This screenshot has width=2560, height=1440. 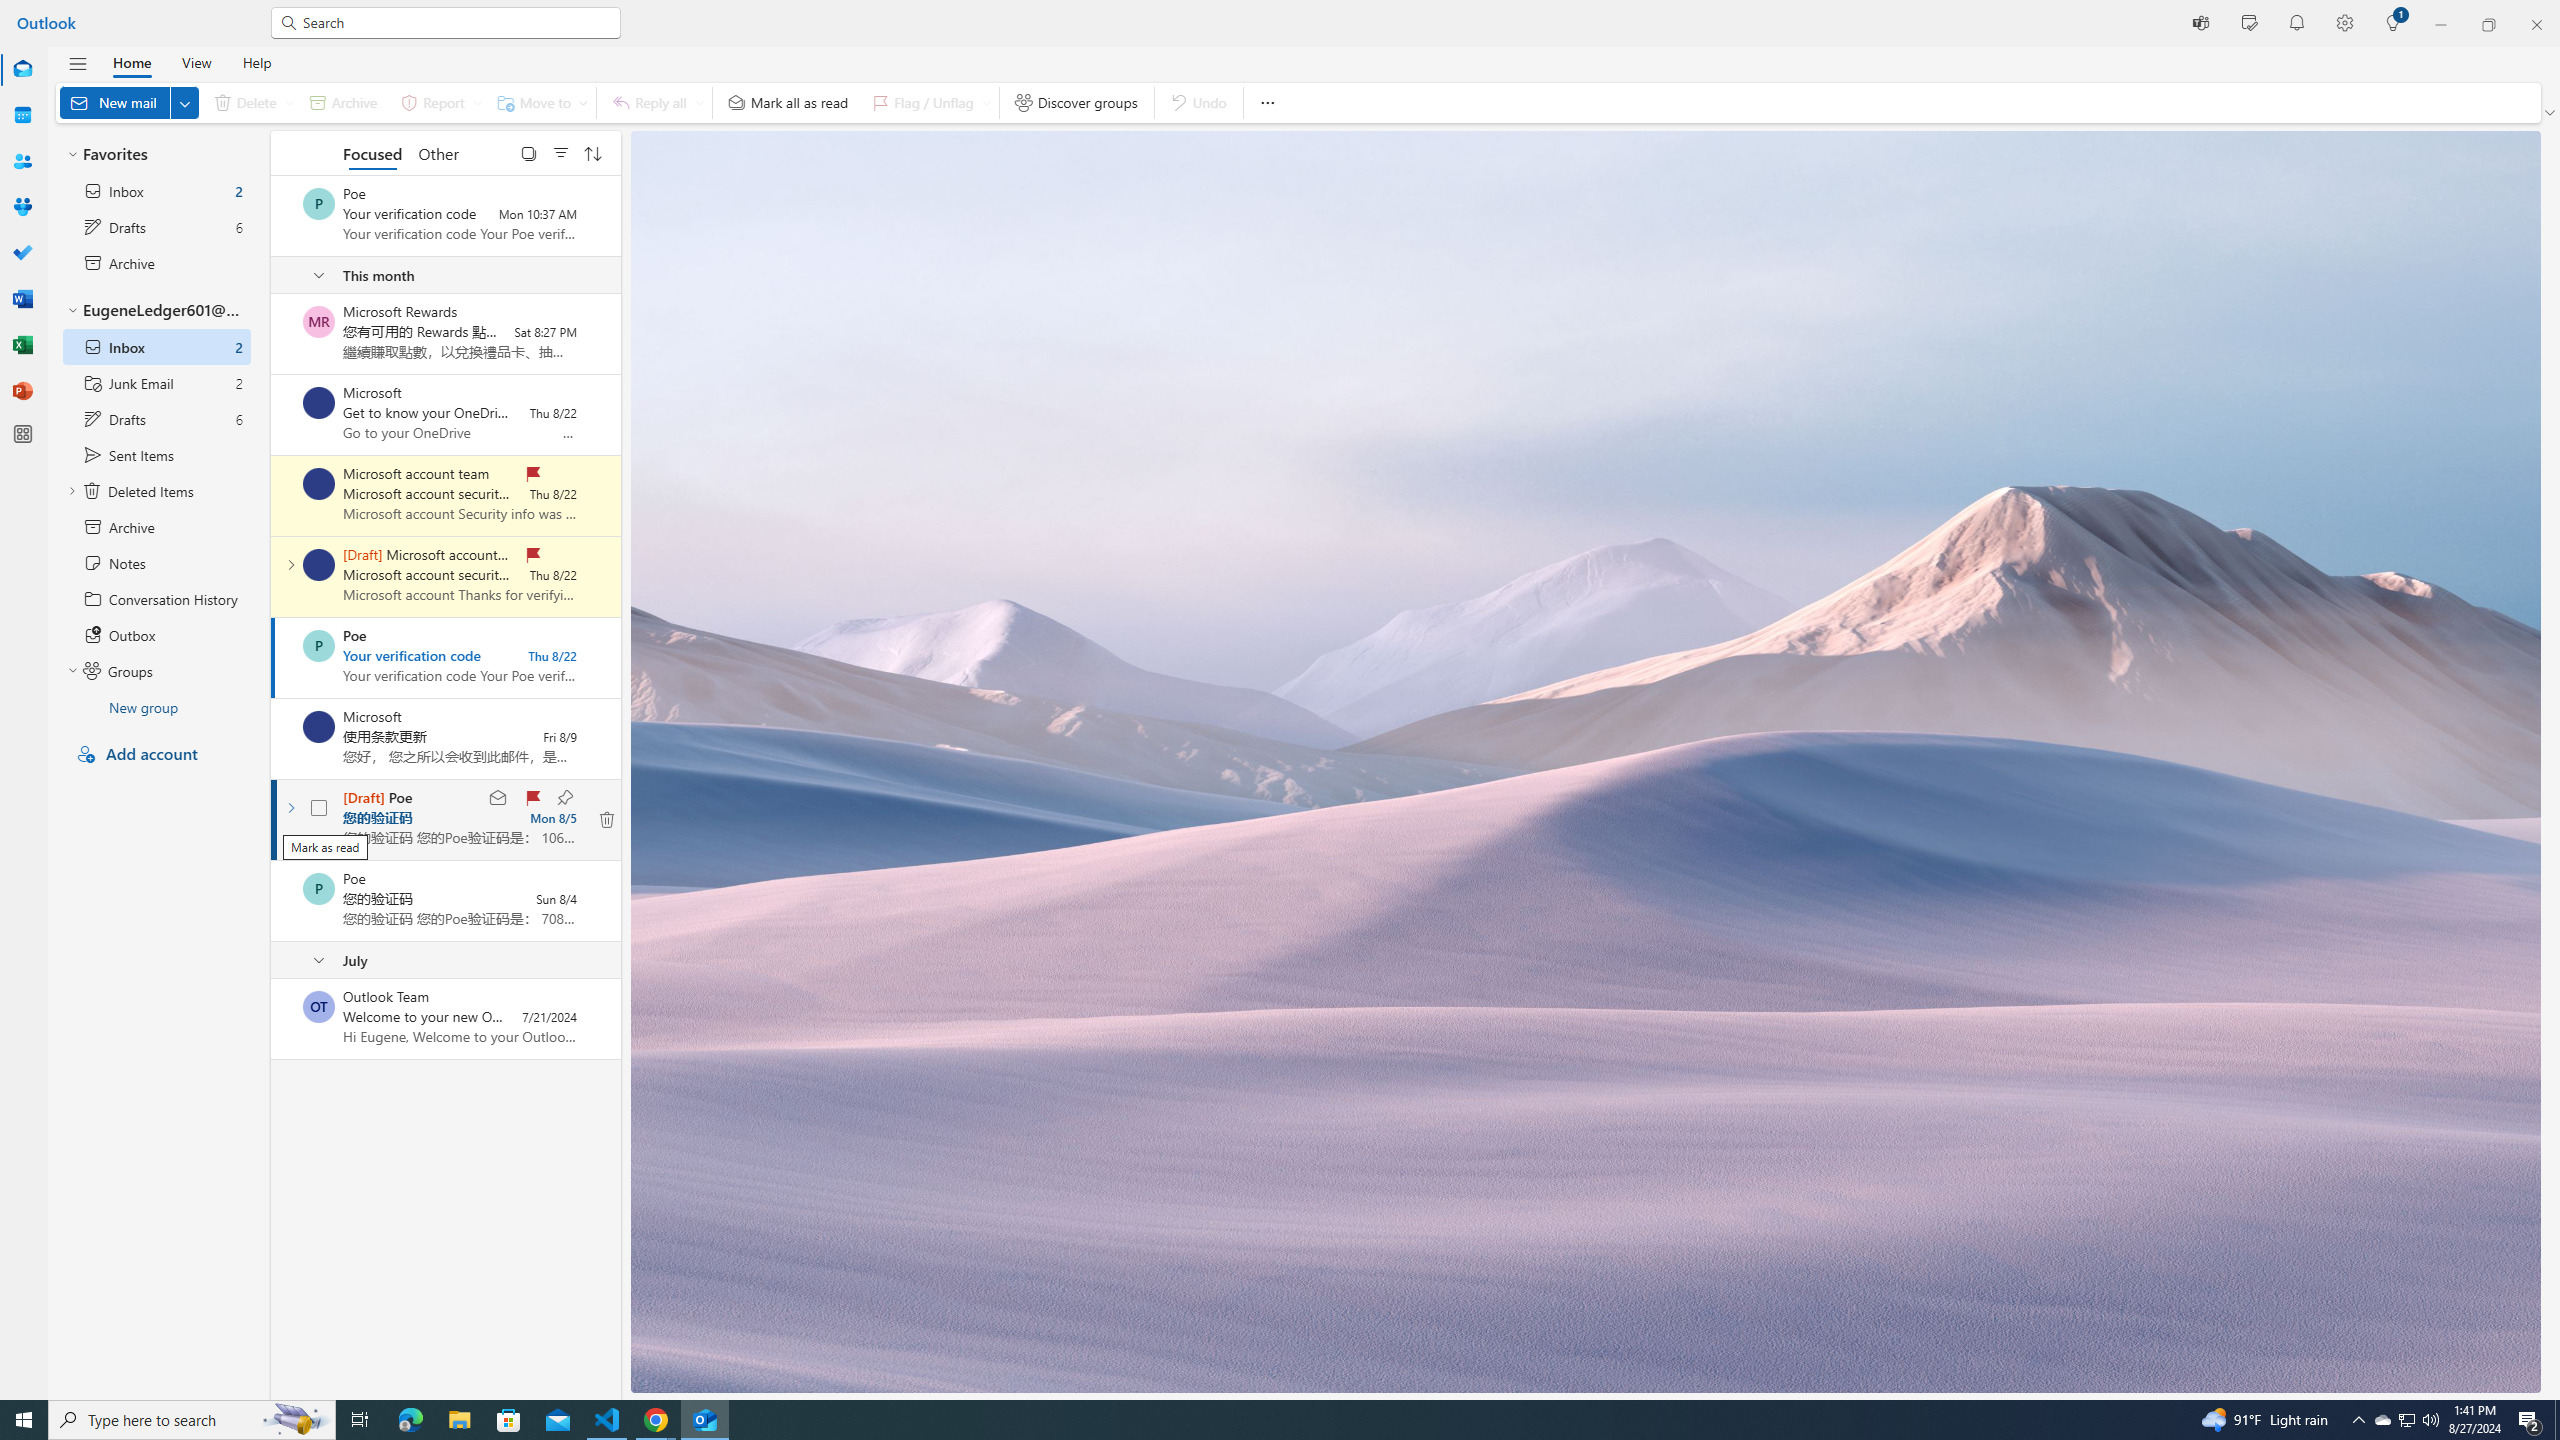 What do you see at coordinates (317, 888) in the screenshot?
I see `'Poe'` at bounding box center [317, 888].